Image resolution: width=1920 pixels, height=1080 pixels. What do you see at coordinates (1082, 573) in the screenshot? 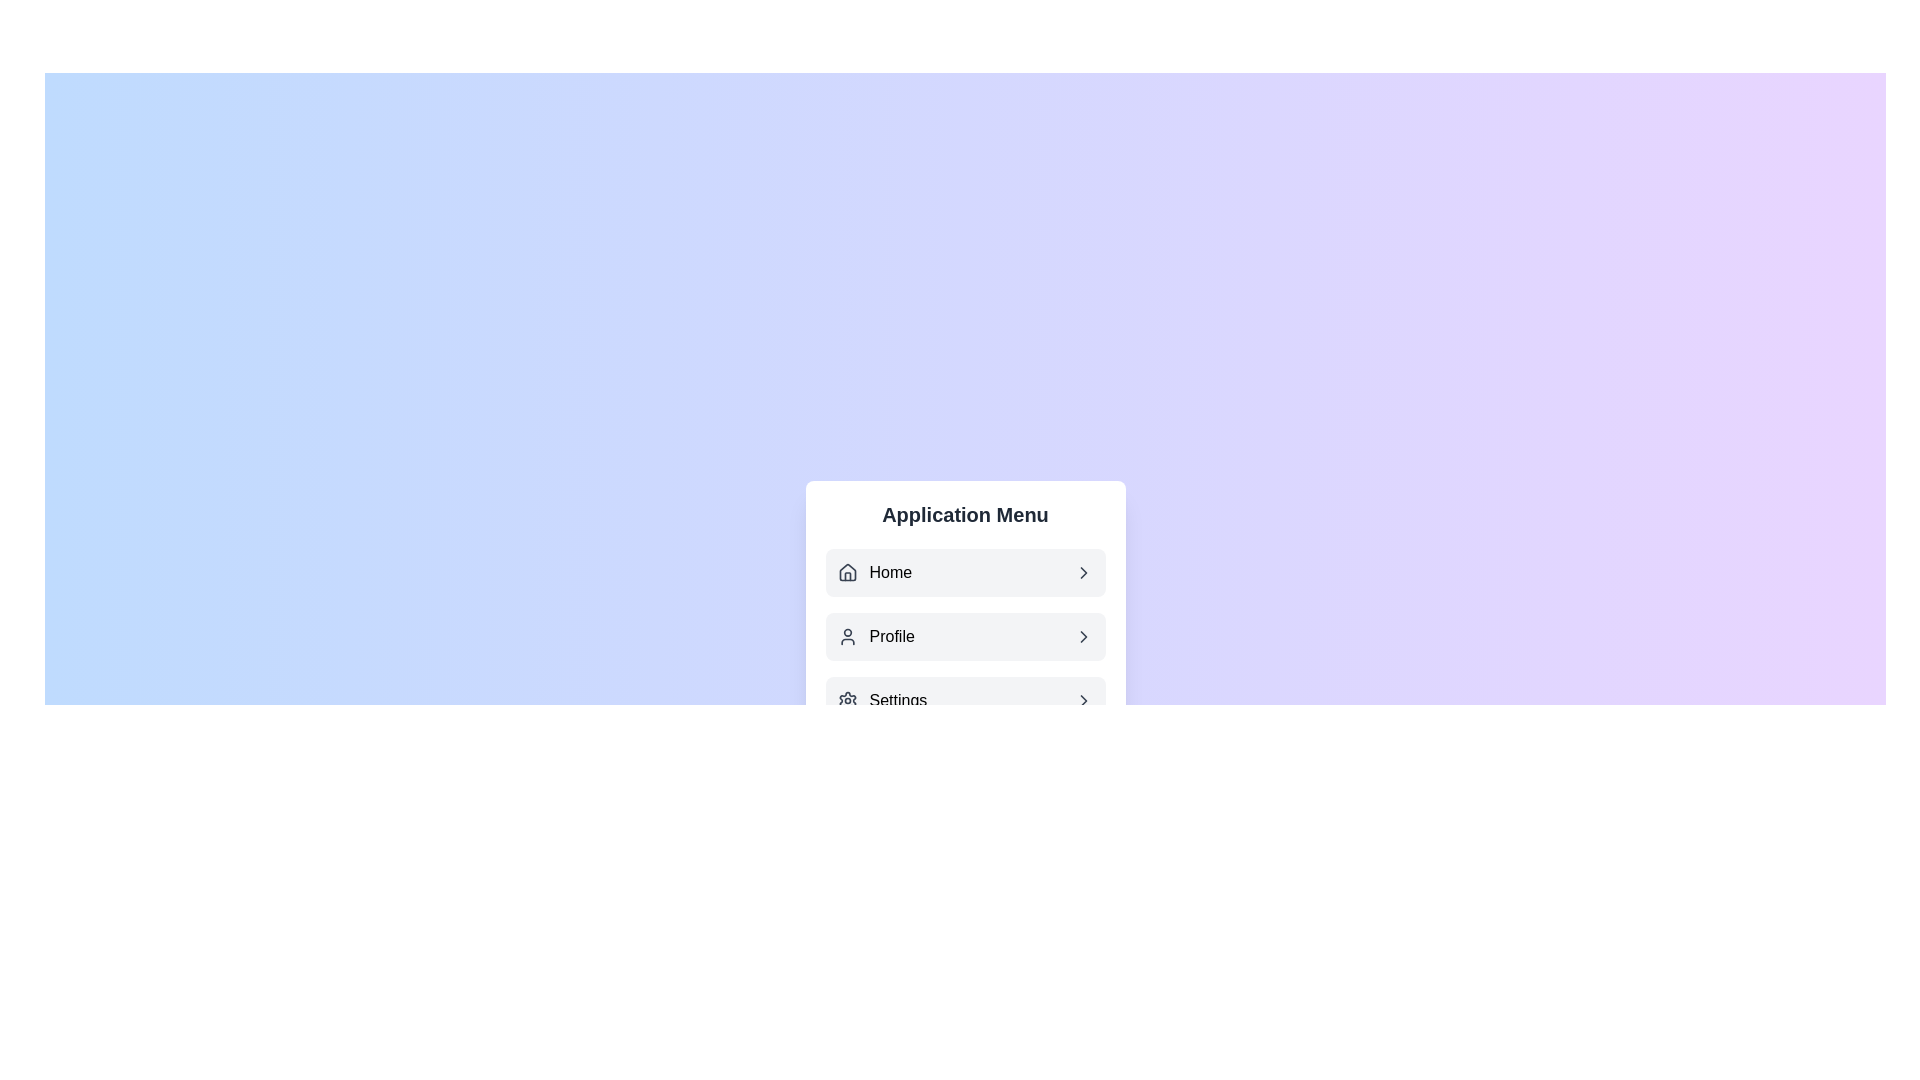
I see `the right chevron arrow marker located to the far-right within the 'Home' menu item, indicating it can be interacted with to navigate or expand a submenu` at bounding box center [1082, 573].